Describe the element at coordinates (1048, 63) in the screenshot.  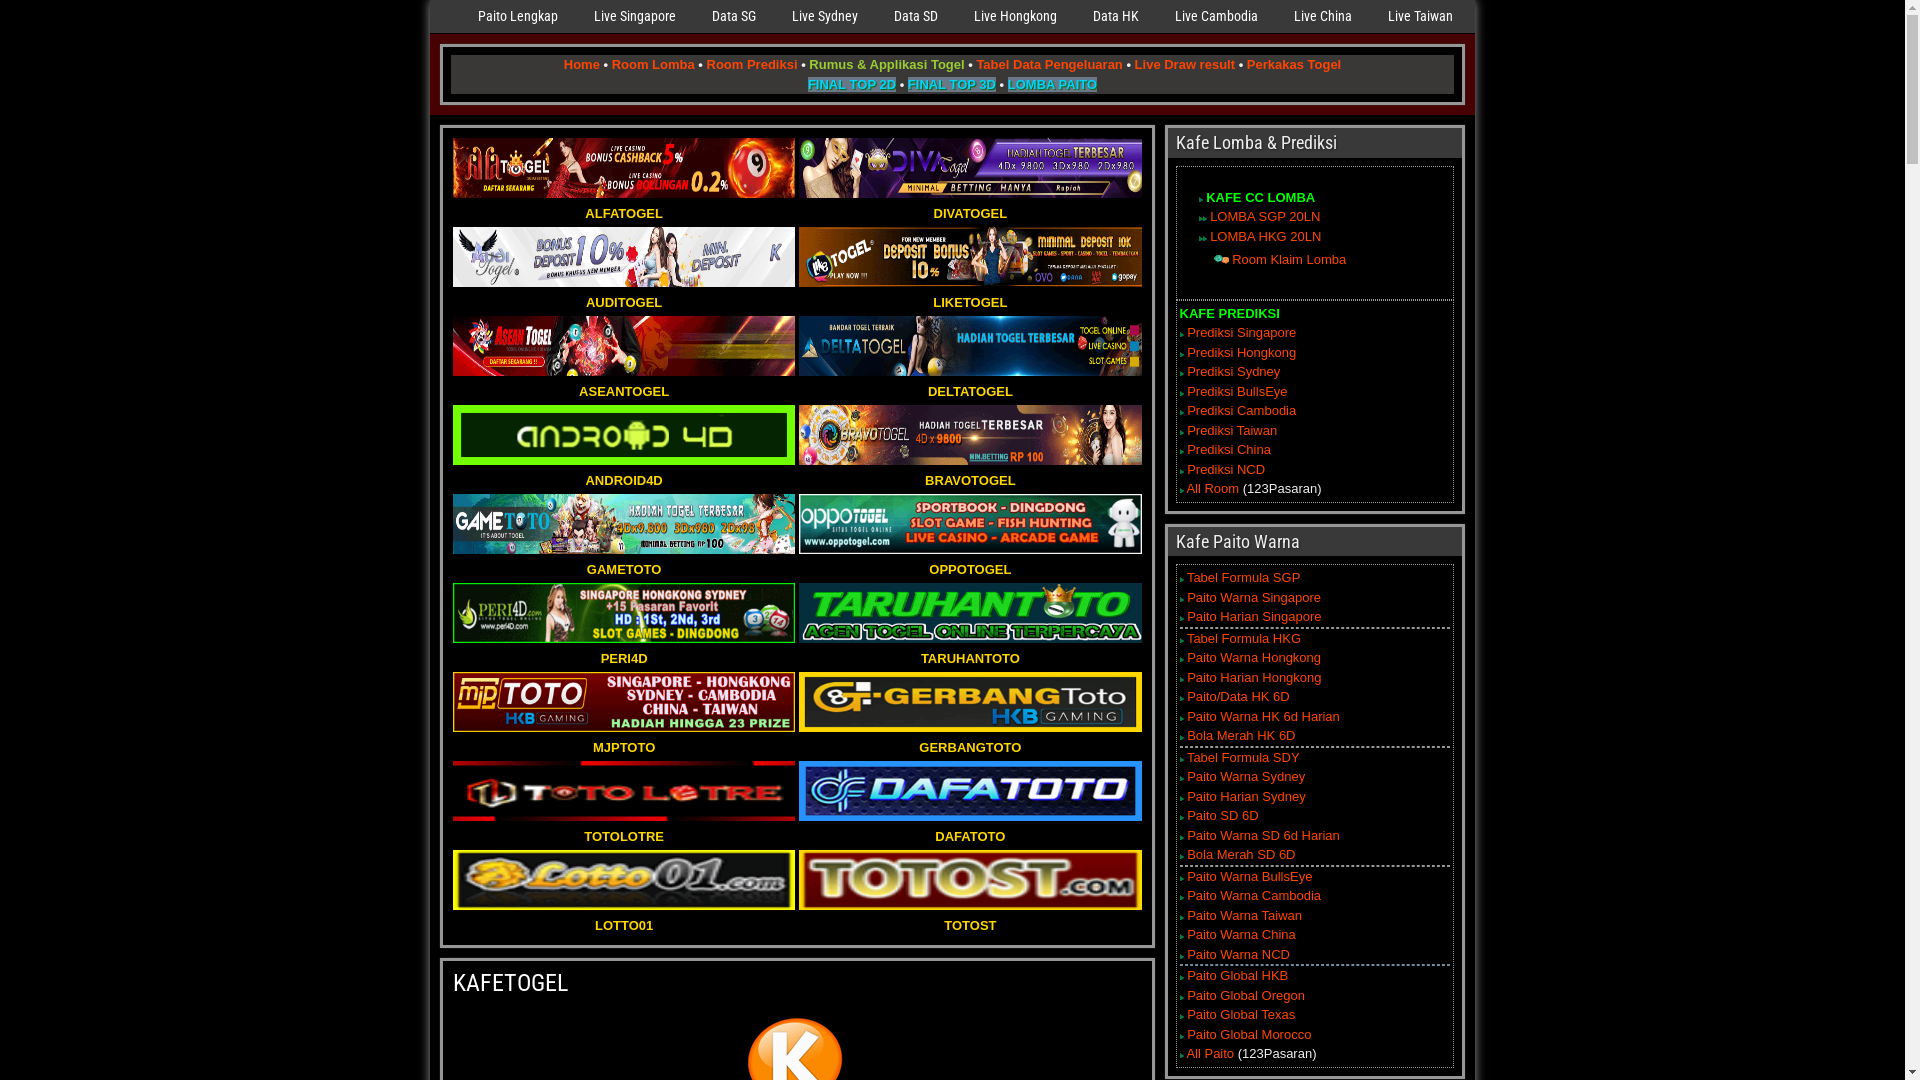
I see `'Tabel Data Pengeluaran'` at that location.